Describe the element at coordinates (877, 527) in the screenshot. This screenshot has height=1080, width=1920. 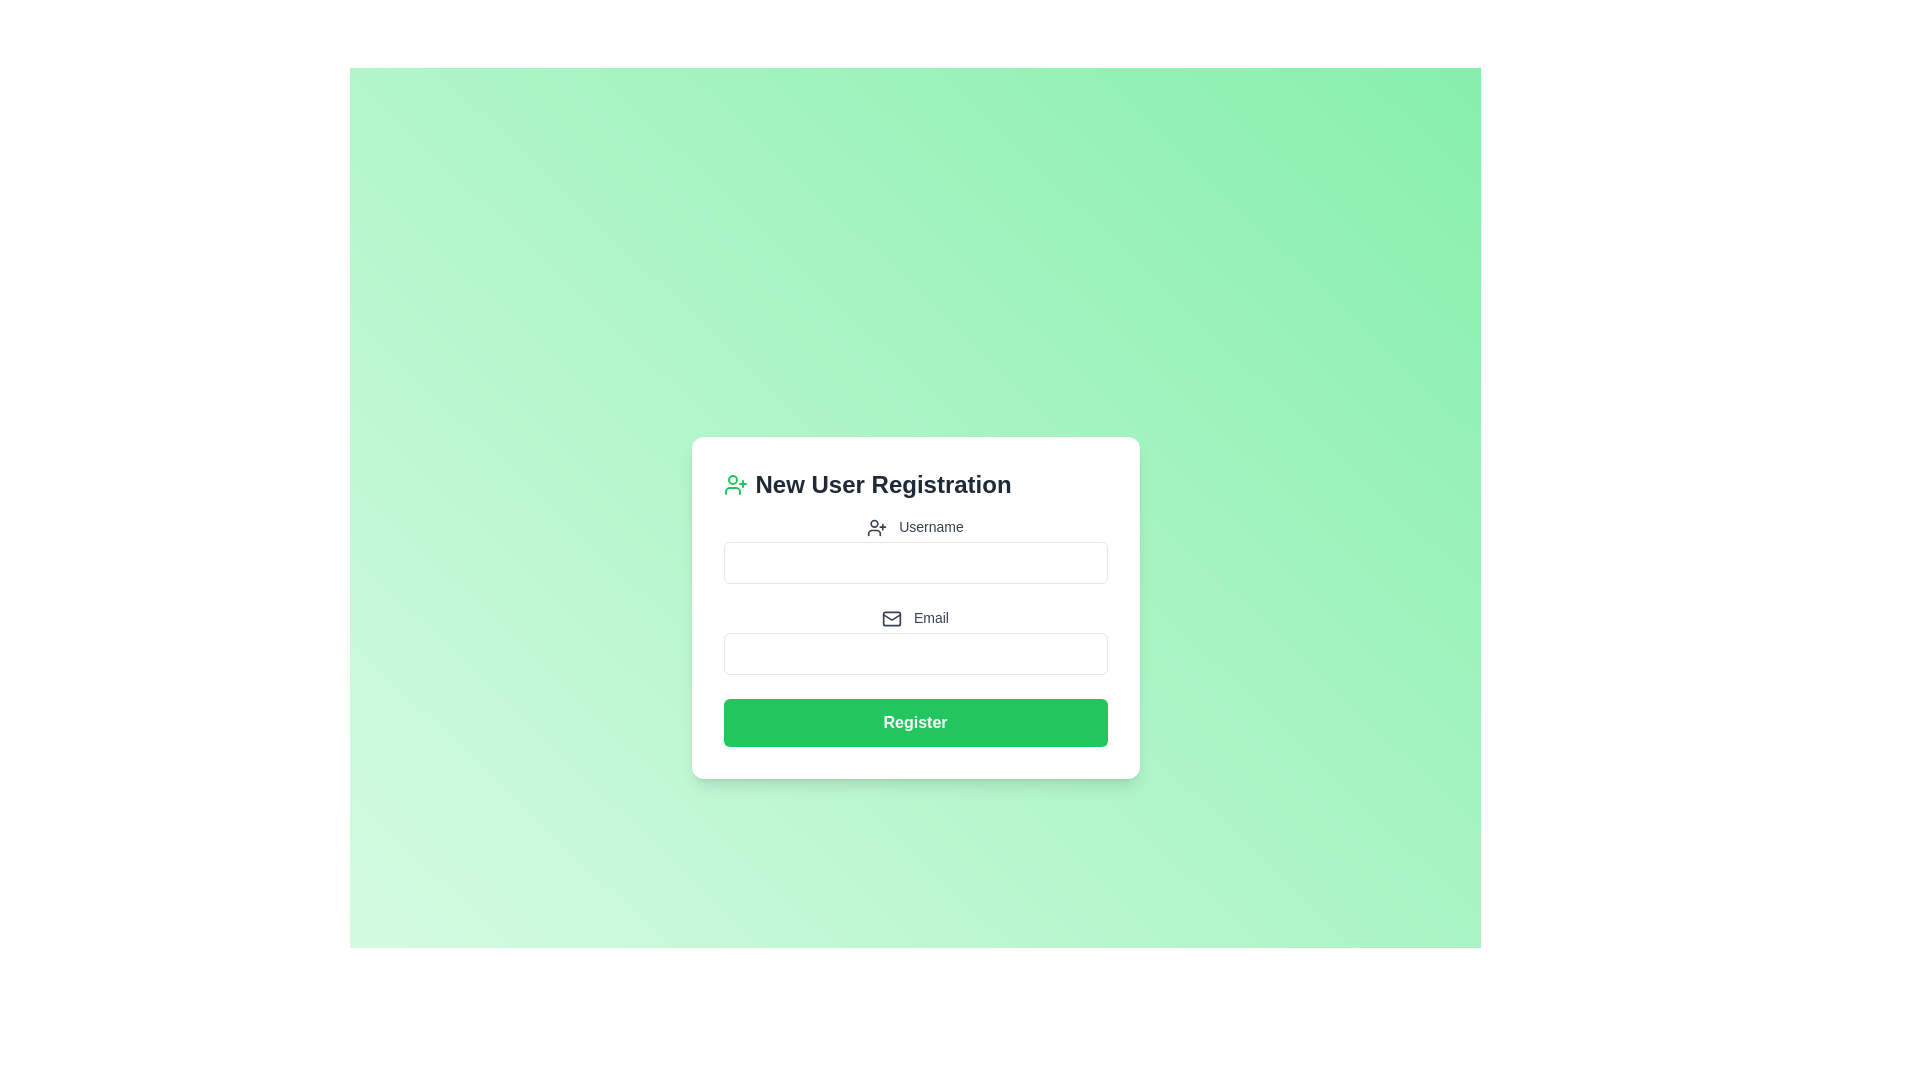
I see `the icon that indicates adding or creating user accounts, which is positioned to the left of the 'Username' label in the registration form` at that location.